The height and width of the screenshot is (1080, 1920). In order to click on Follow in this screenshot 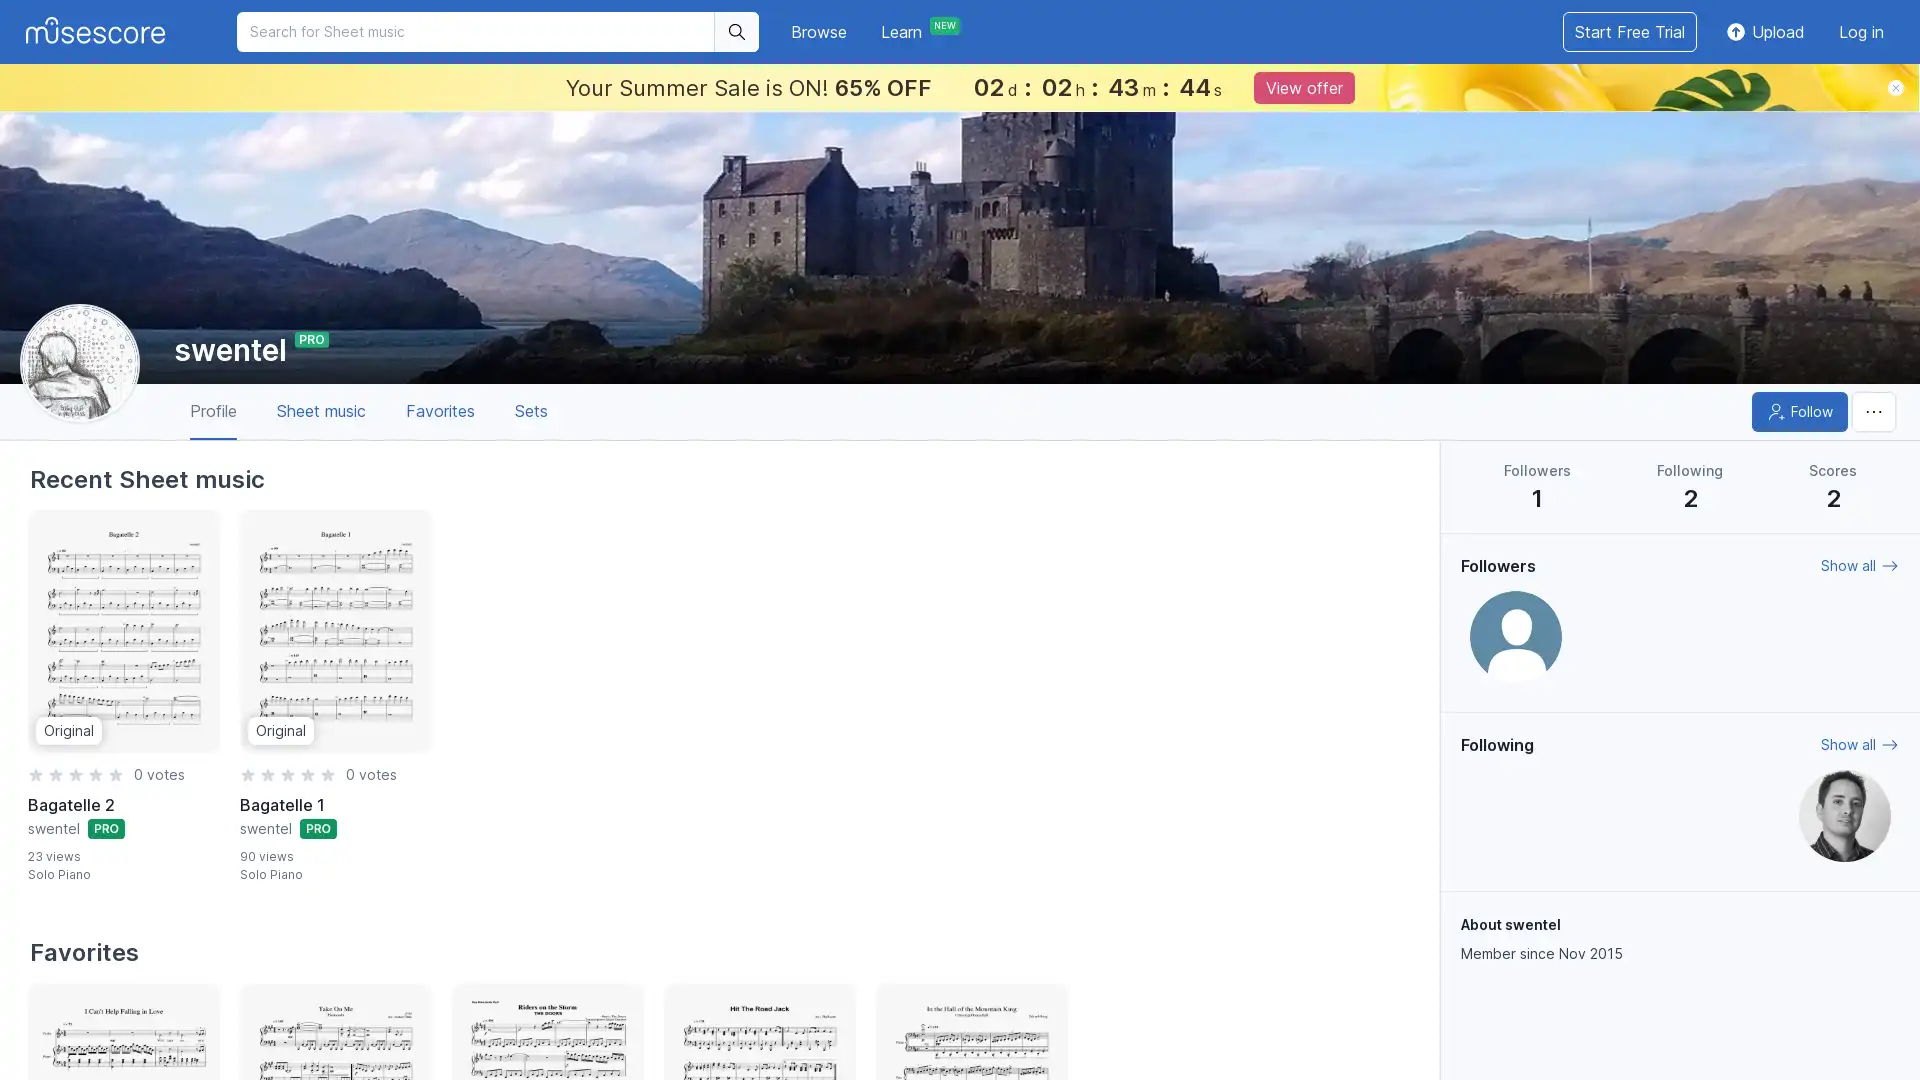, I will do `click(1800, 411)`.